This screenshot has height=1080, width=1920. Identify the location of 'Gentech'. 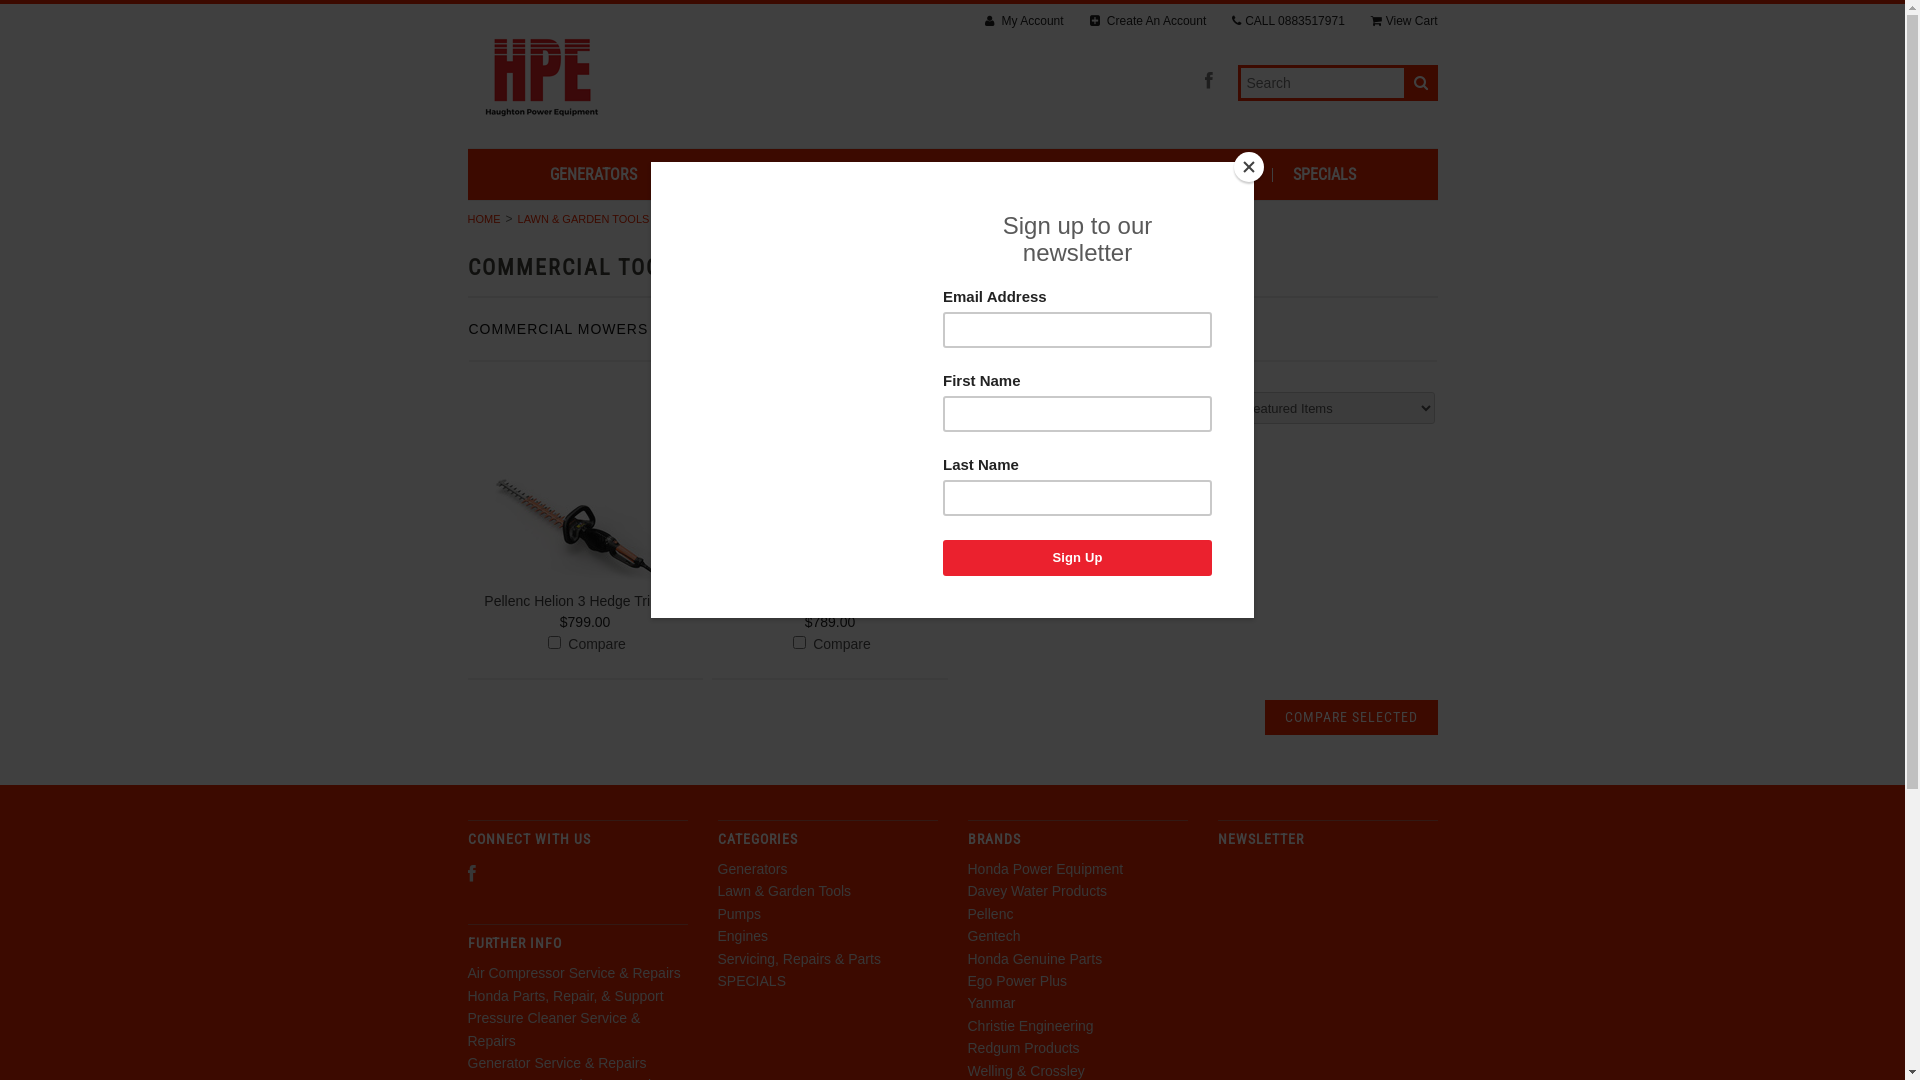
(994, 936).